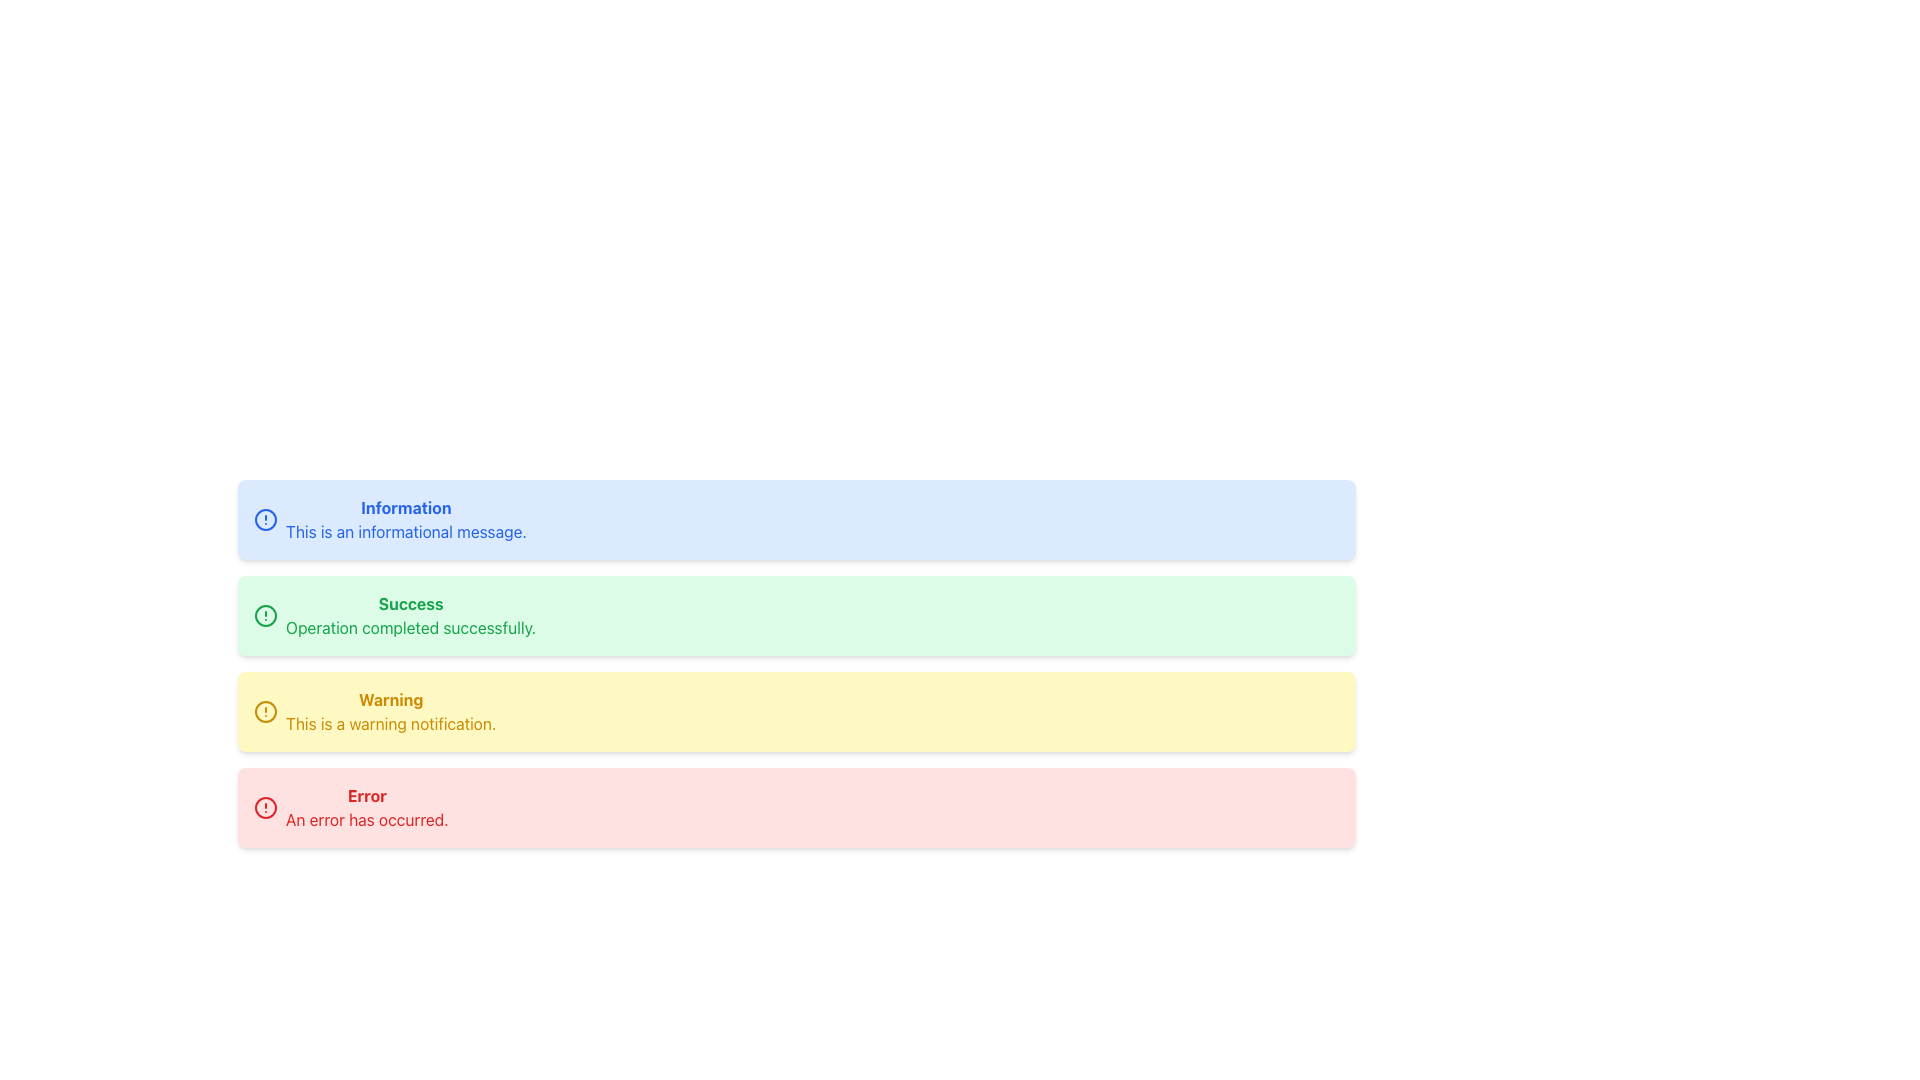 This screenshot has width=1920, height=1080. What do you see at coordinates (367, 820) in the screenshot?
I see `error message displayed in the text label located in the lower section of the red notification panel, centered below the bold 'Error' text` at bounding box center [367, 820].